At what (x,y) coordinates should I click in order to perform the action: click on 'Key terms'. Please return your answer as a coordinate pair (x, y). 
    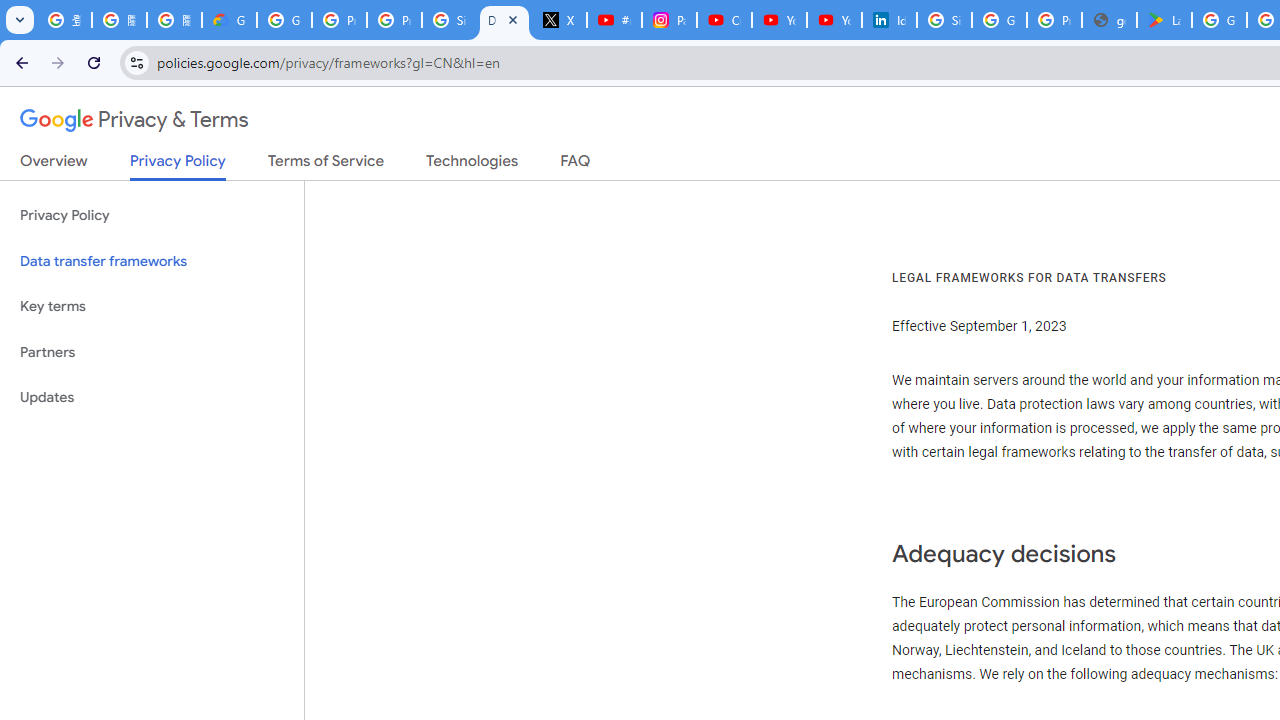
    Looking at the image, I should click on (151, 306).